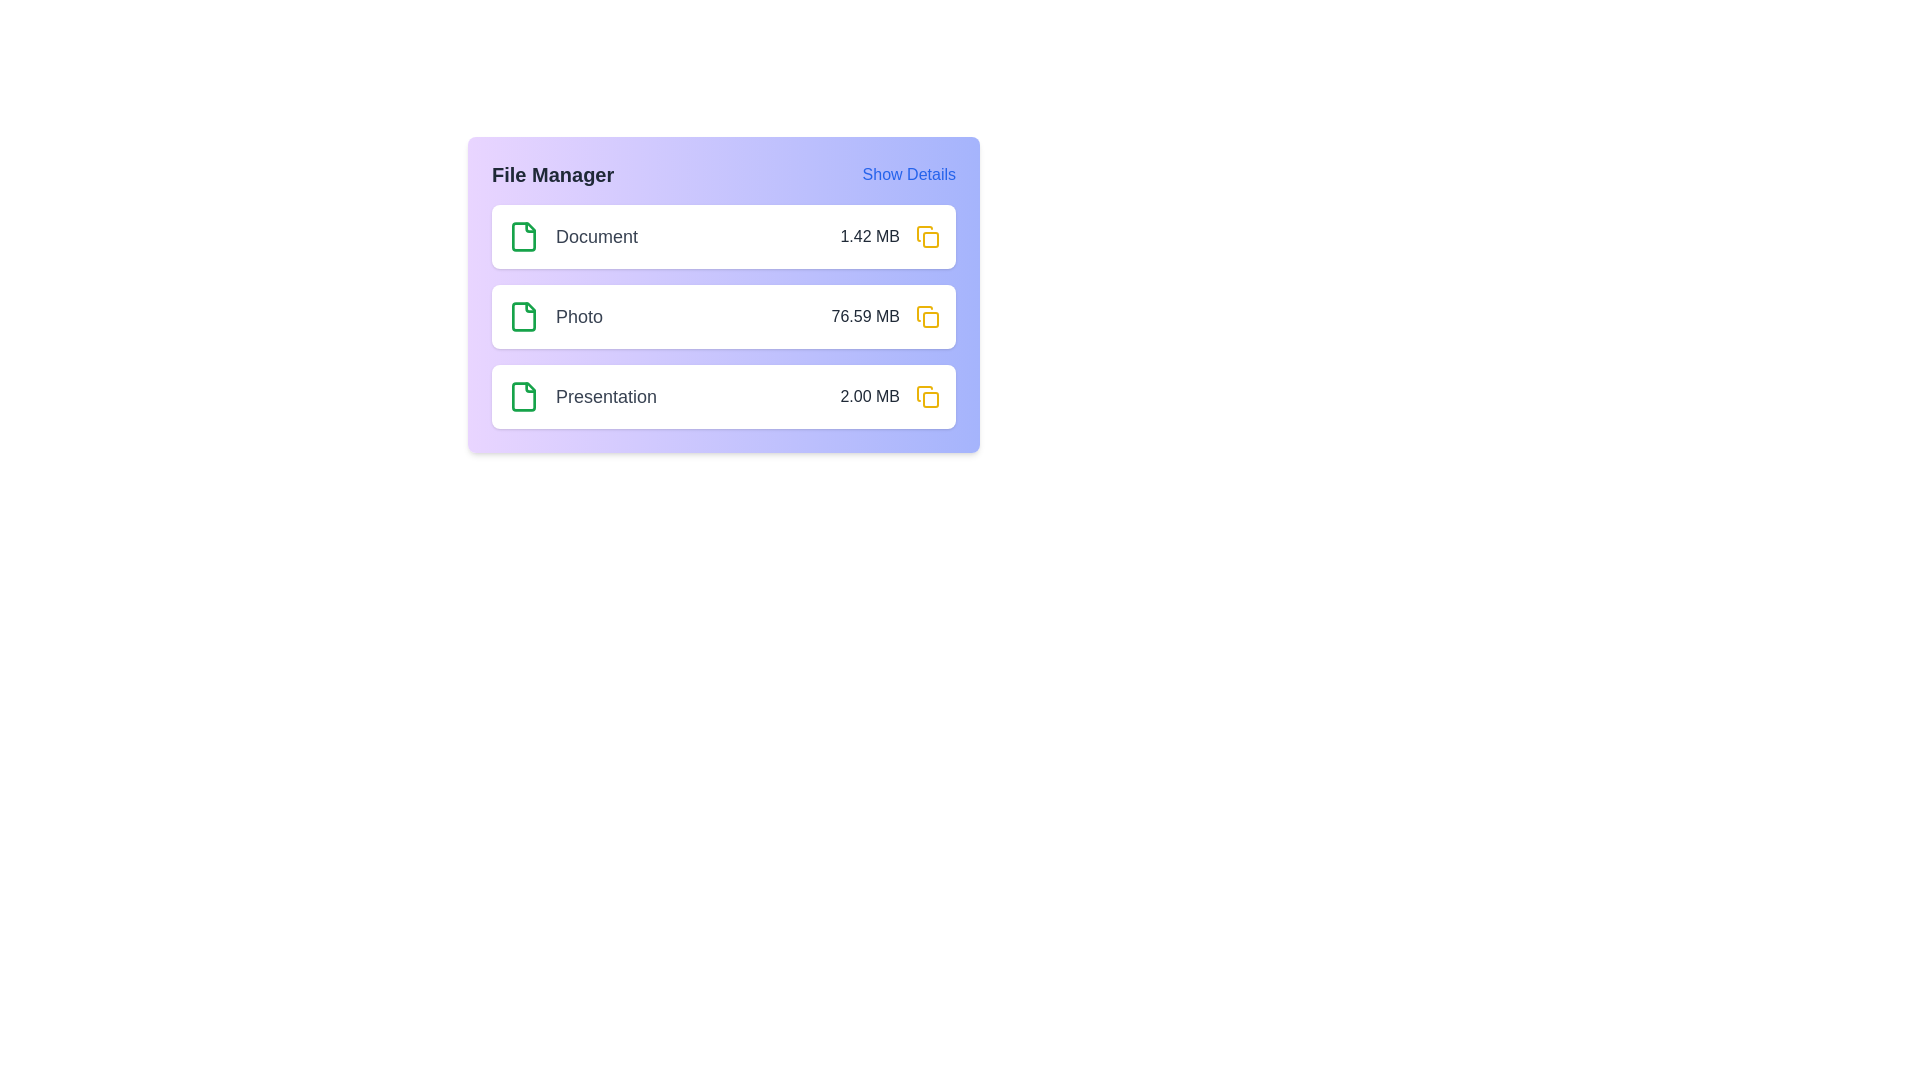  Describe the element at coordinates (926, 315) in the screenshot. I see `the yellow icon button resembling a document copying symbol located next to the 'Photo' text and '76.59 MB' file size in the second row of the File Manager panel to copy information` at that location.